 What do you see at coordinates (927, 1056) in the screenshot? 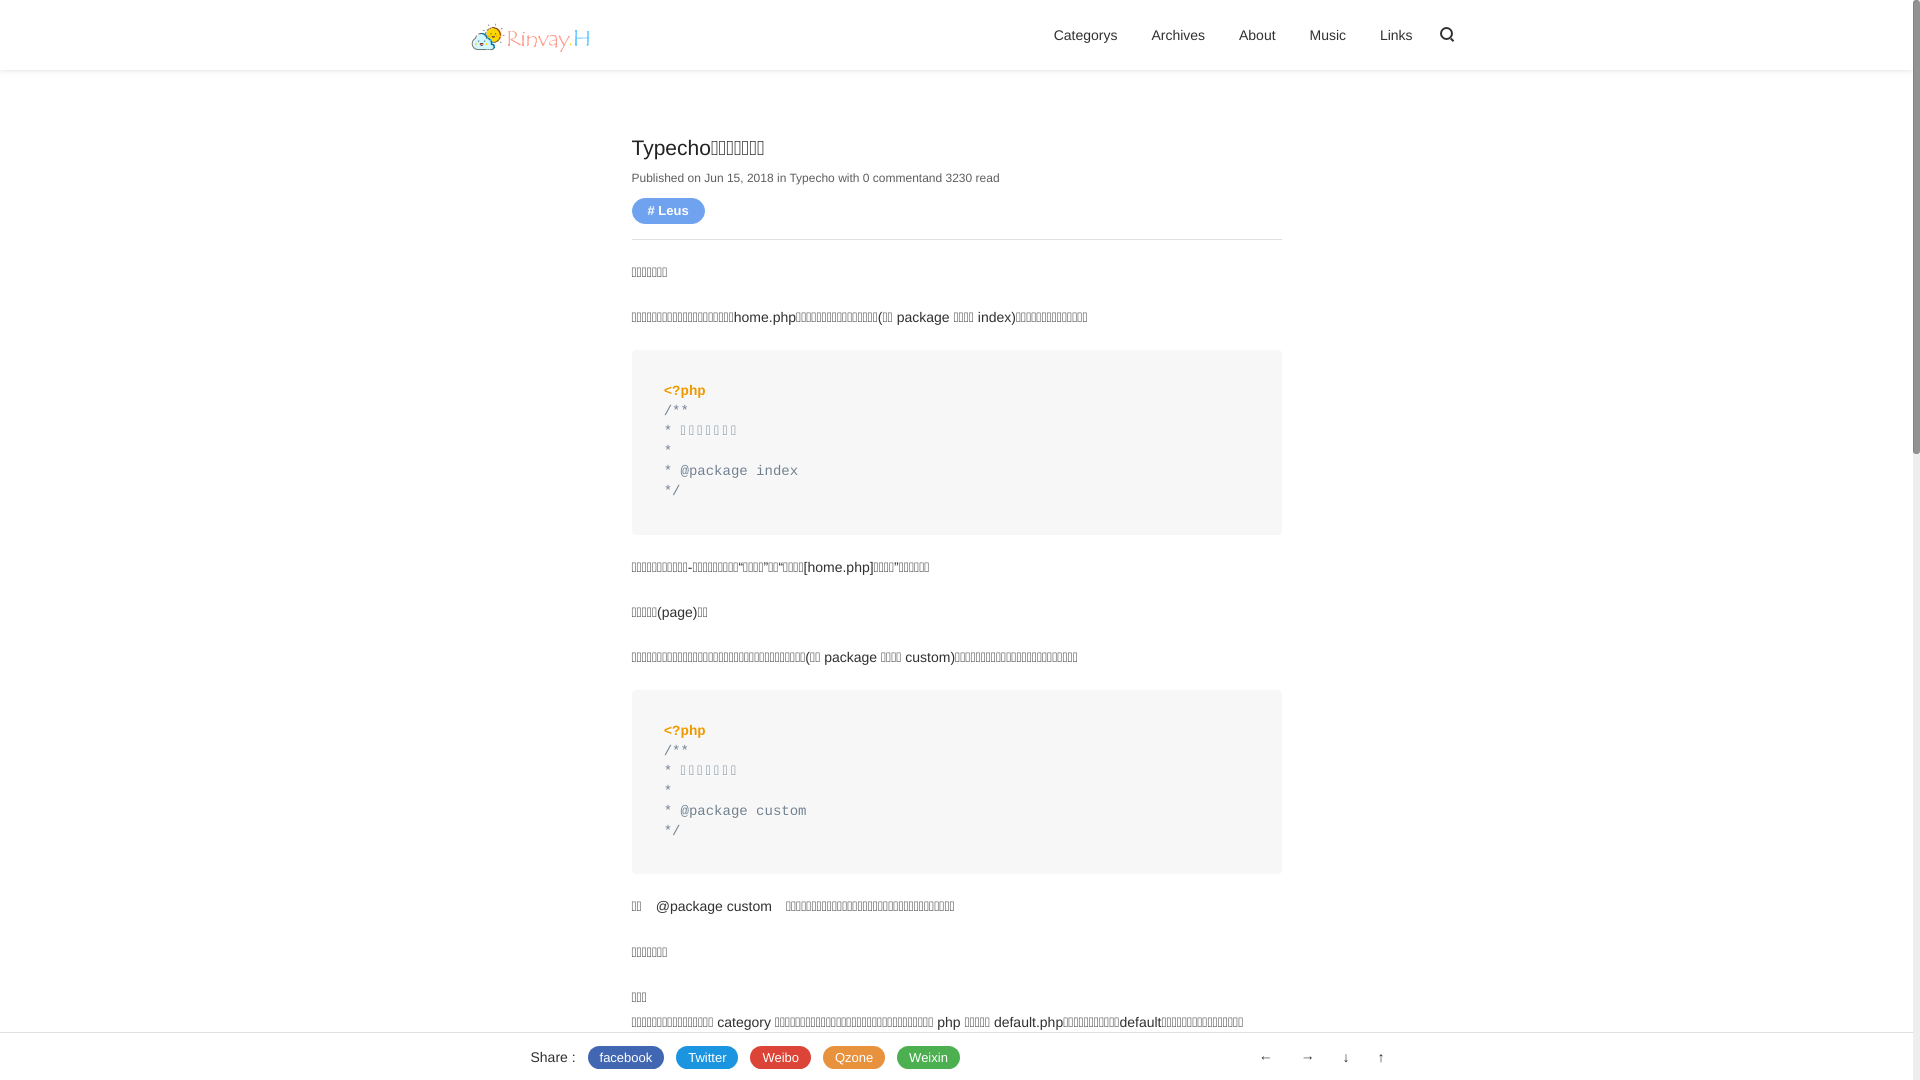
I see `'Weixin'` at bounding box center [927, 1056].